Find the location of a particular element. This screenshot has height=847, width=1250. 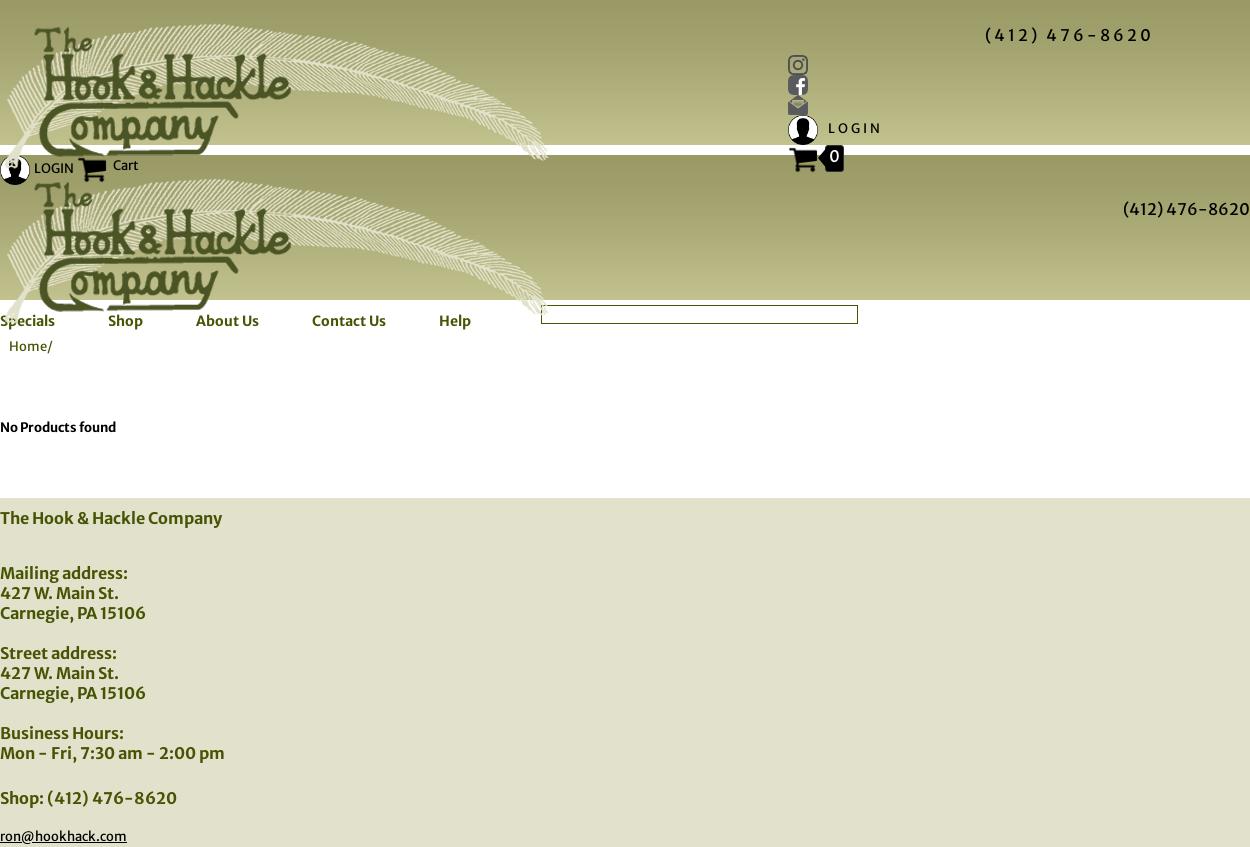

'Mon - Fri, 7:30 am - 2:00 pm' is located at coordinates (0, 751).